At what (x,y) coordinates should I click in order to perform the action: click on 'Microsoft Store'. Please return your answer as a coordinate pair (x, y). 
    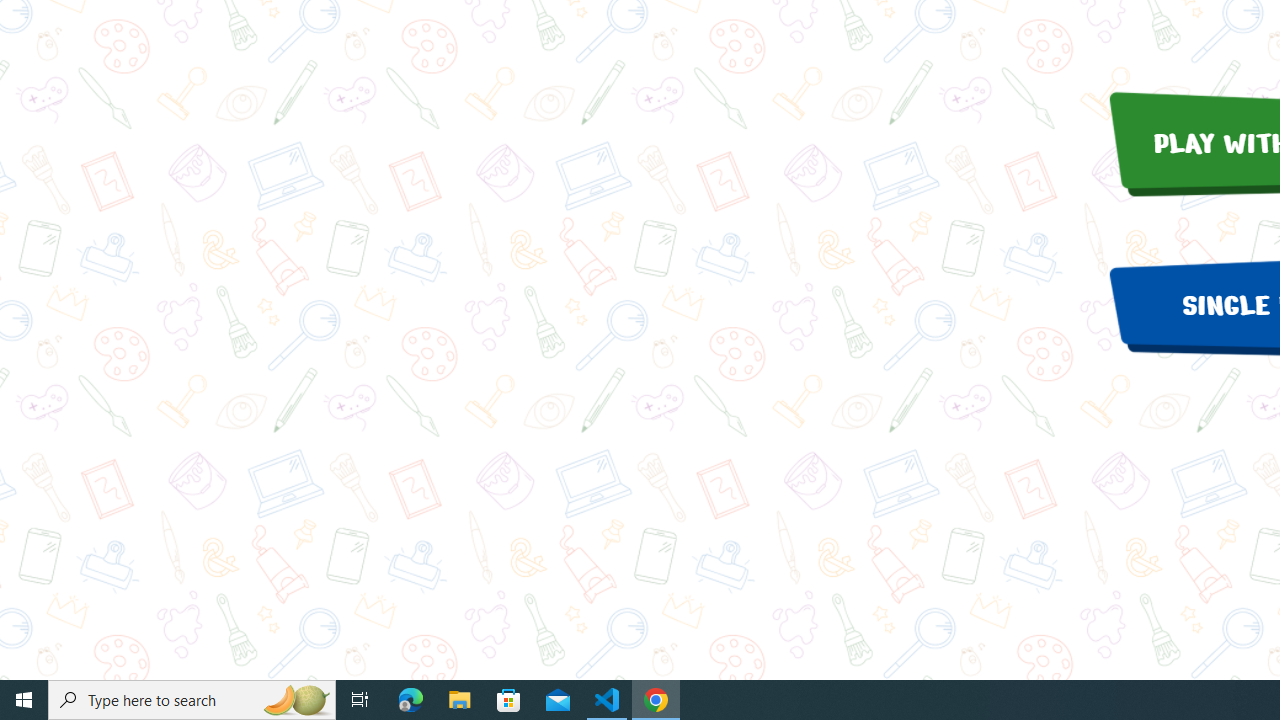
    Looking at the image, I should click on (509, 698).